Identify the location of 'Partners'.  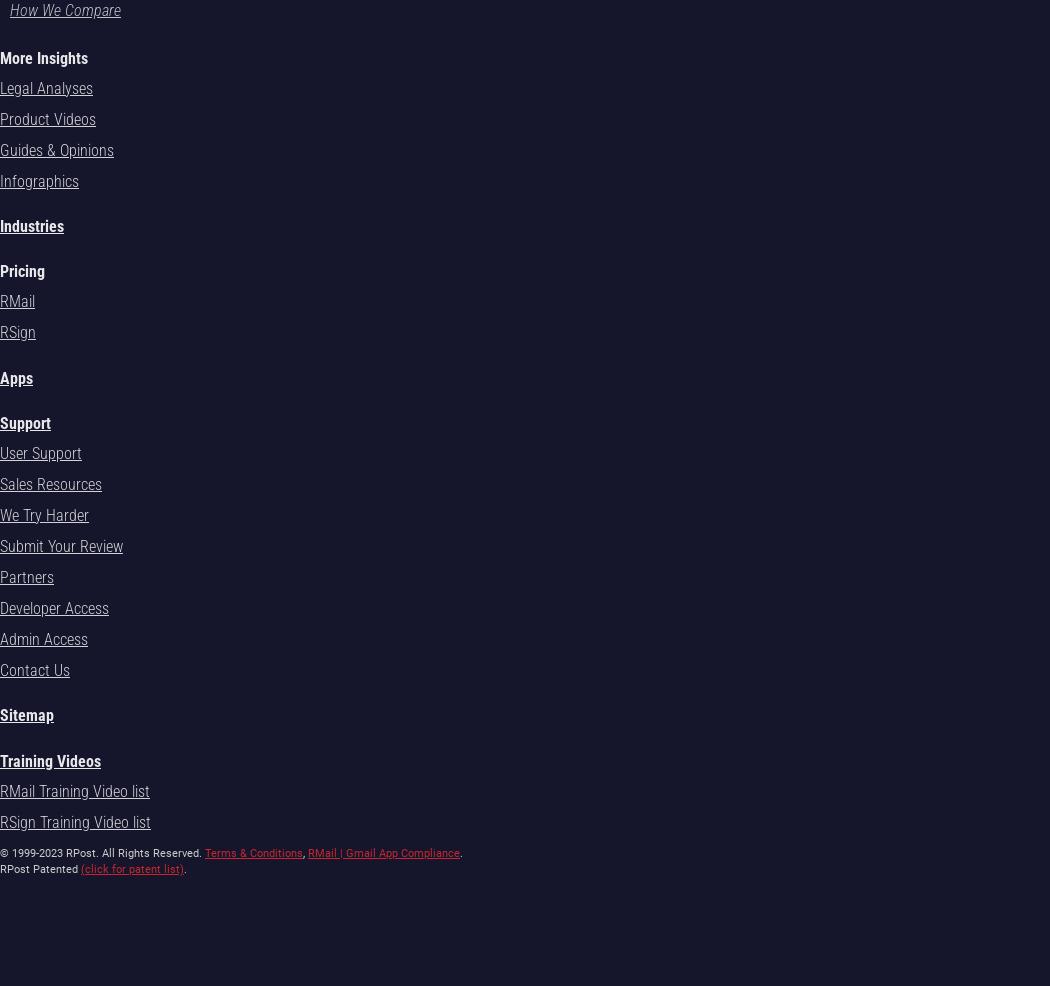
(0, 576).